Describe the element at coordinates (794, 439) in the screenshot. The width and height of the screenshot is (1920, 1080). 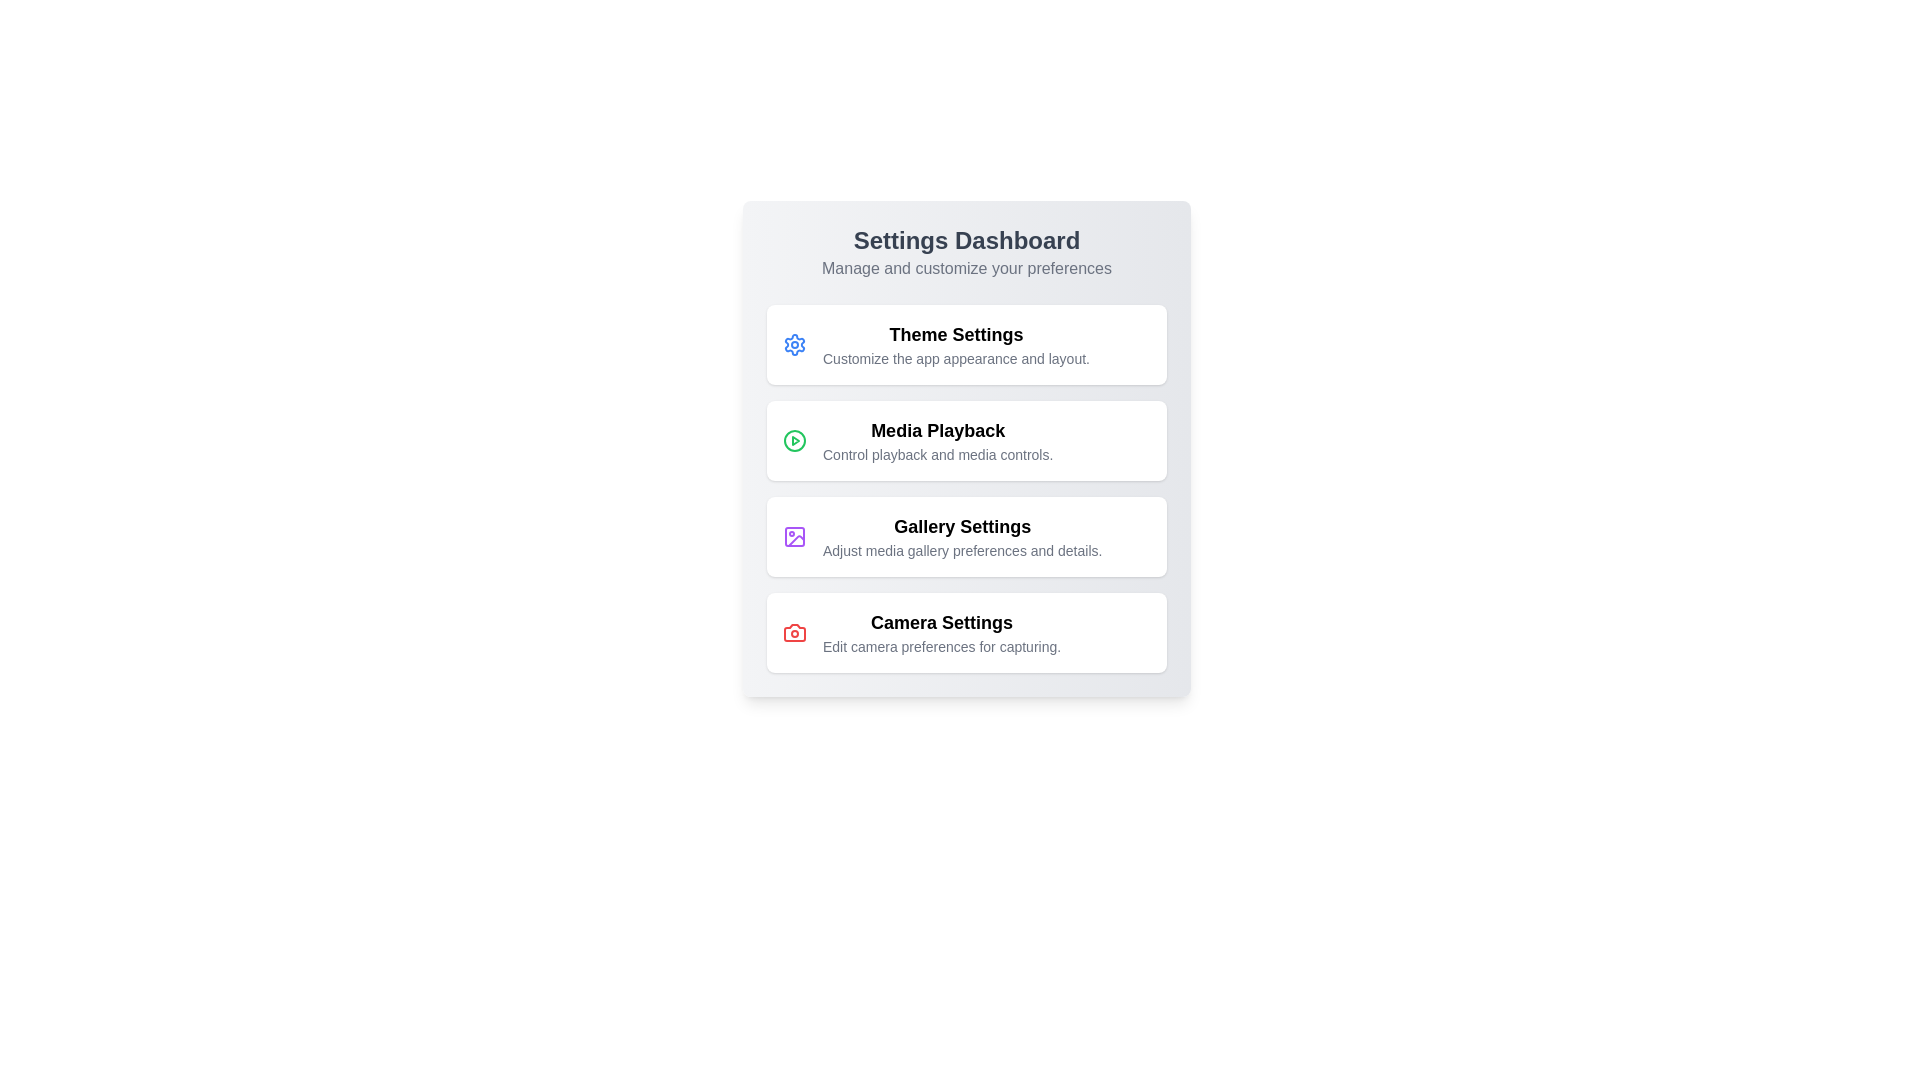
I see `the circular green play icon with a triangular play symbol, located in the 'Media Playback' section before the heading 'Media Playback'` at that location.